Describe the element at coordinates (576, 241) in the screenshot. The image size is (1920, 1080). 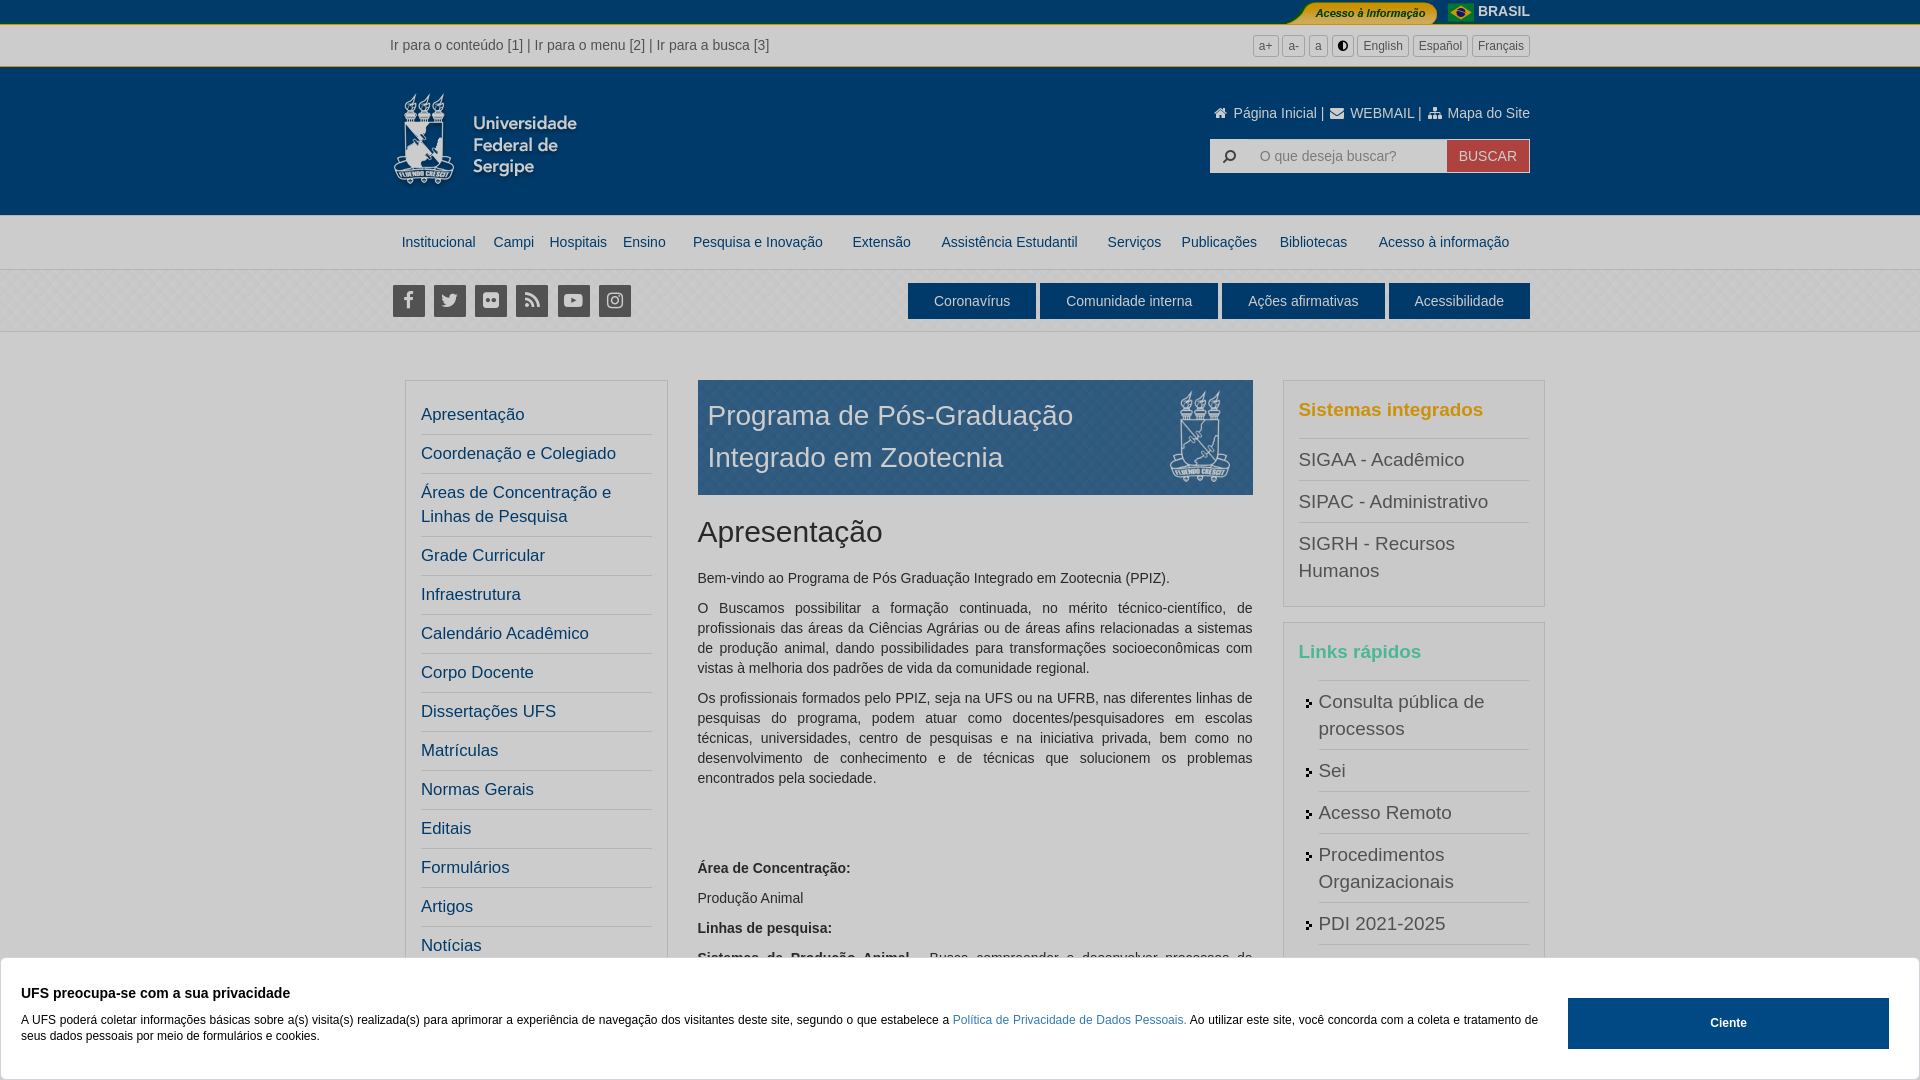
I see `'Hospitais'` at that location.